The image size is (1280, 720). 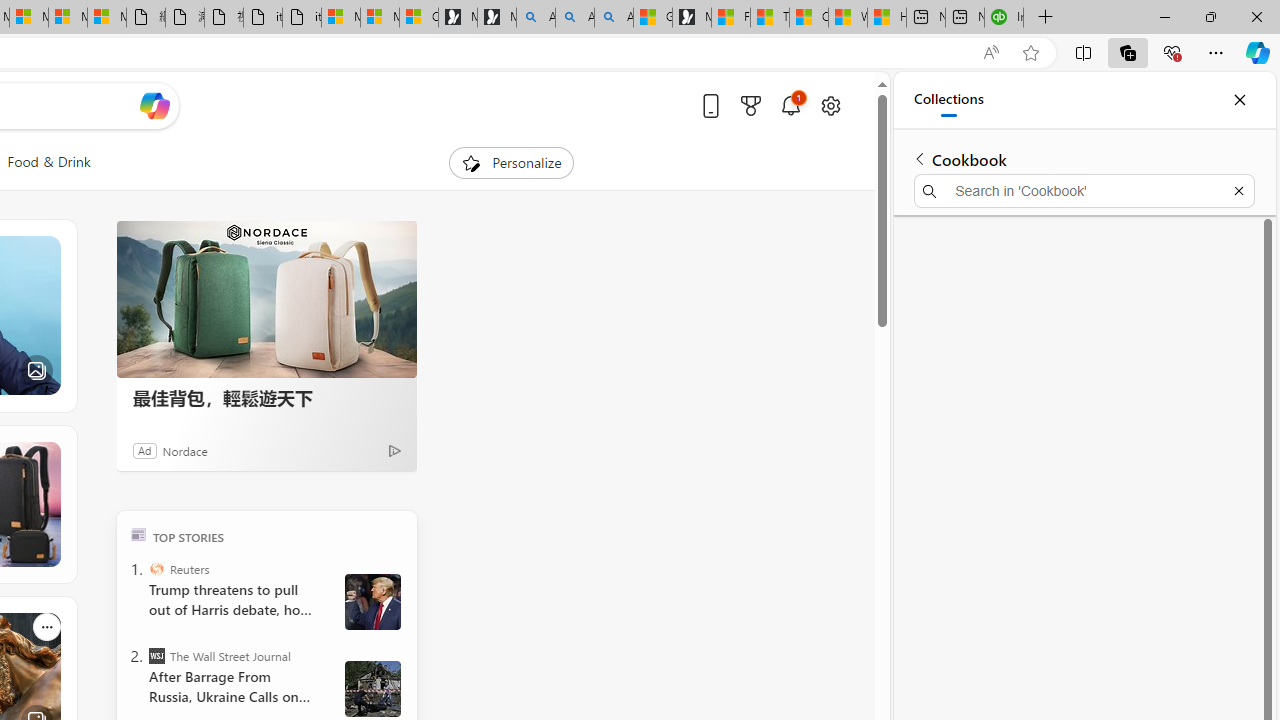 I want to click on 'TOP', so click(x=137, y=533).